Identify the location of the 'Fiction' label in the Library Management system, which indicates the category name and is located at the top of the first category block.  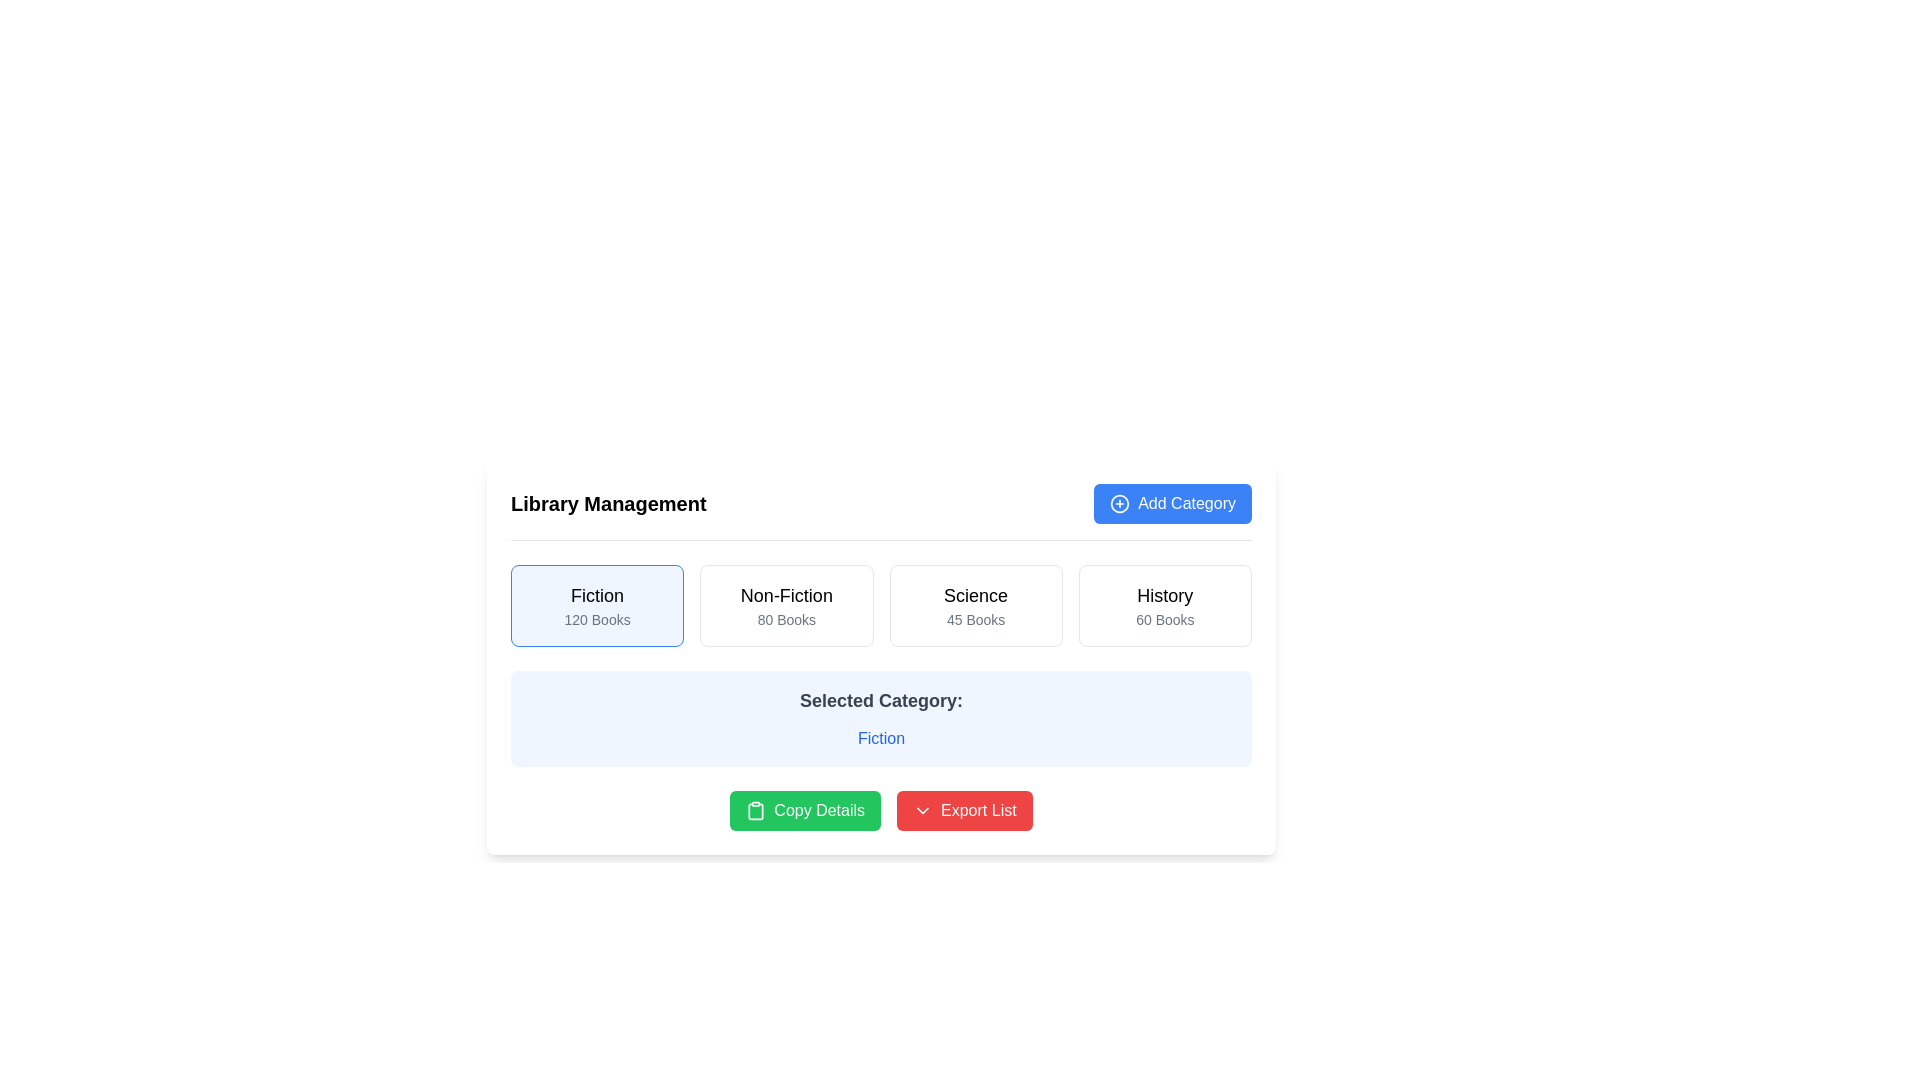
(596, 595).